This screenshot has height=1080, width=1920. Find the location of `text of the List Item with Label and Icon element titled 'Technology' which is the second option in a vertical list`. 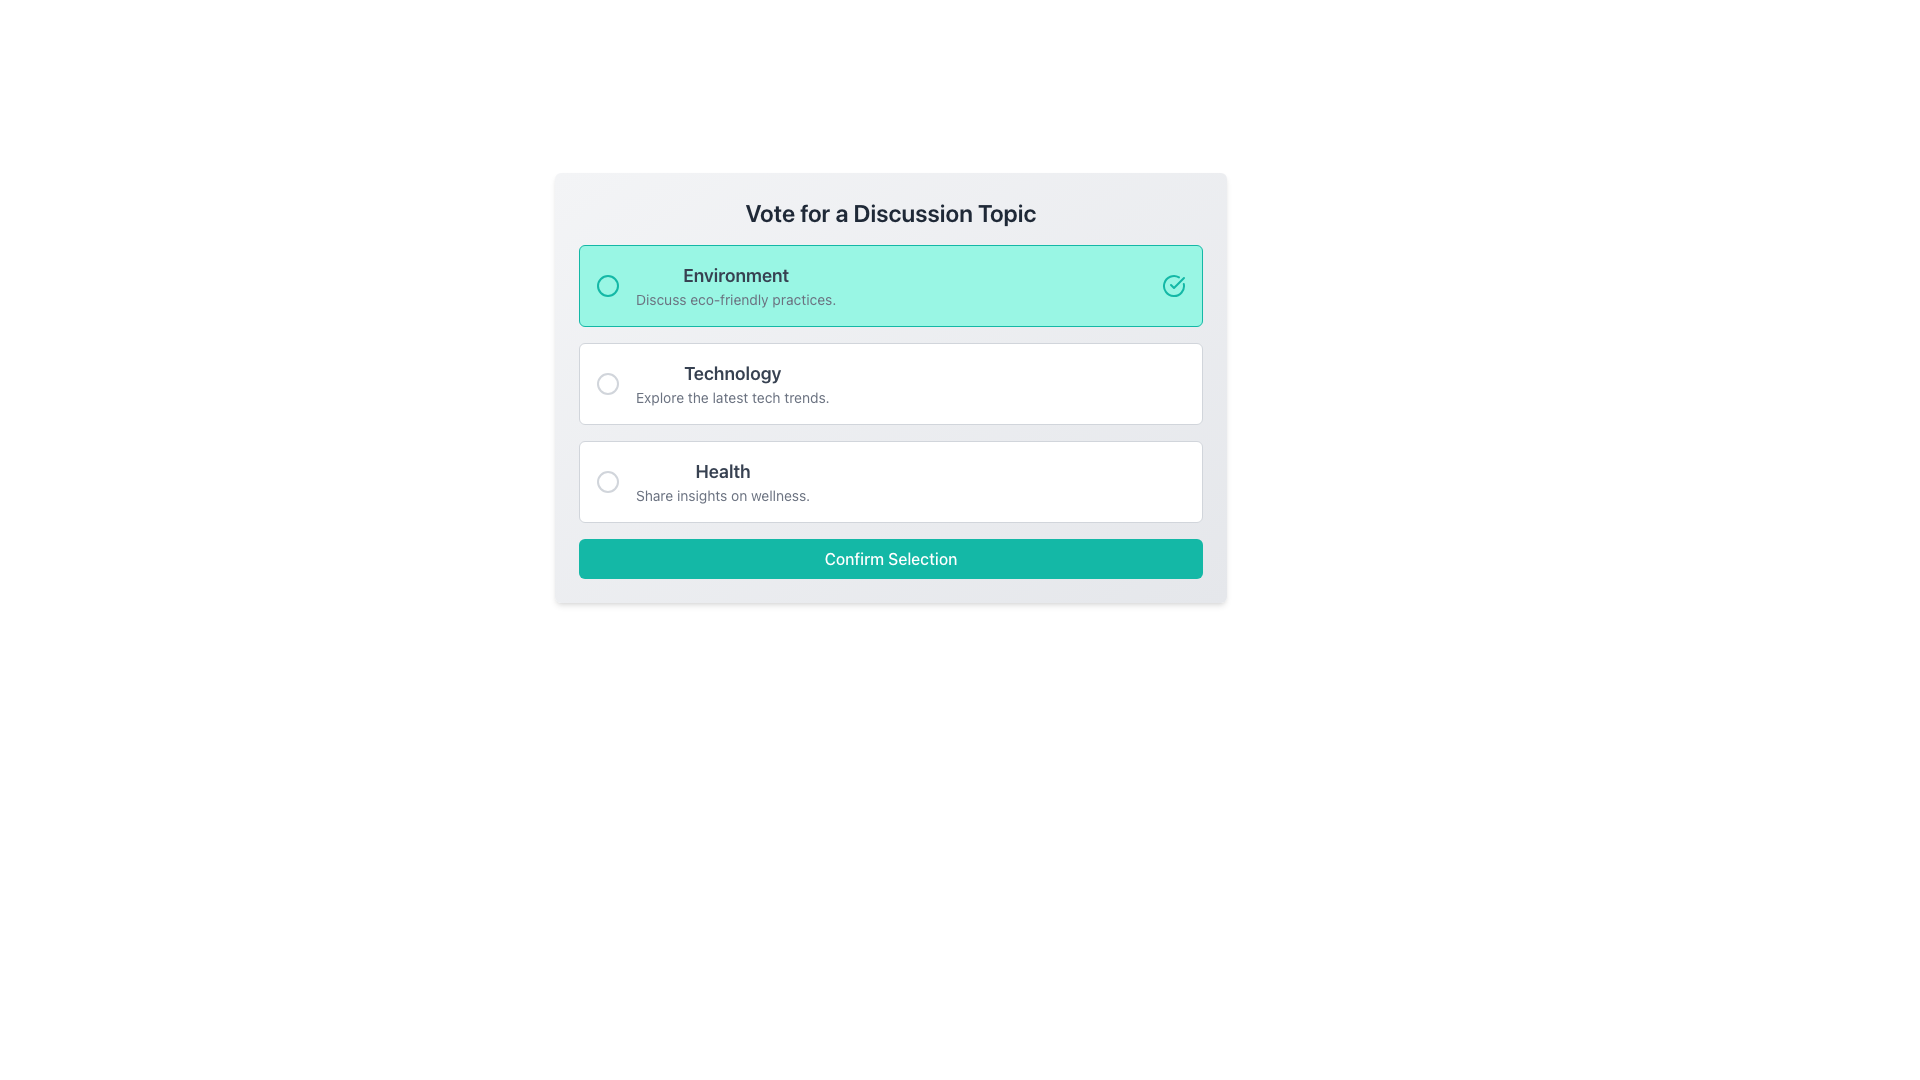

text of the List Item with Label and Icon element titled 'Technology' which is the second option in a vertical list is located at coordinates (712, 384).